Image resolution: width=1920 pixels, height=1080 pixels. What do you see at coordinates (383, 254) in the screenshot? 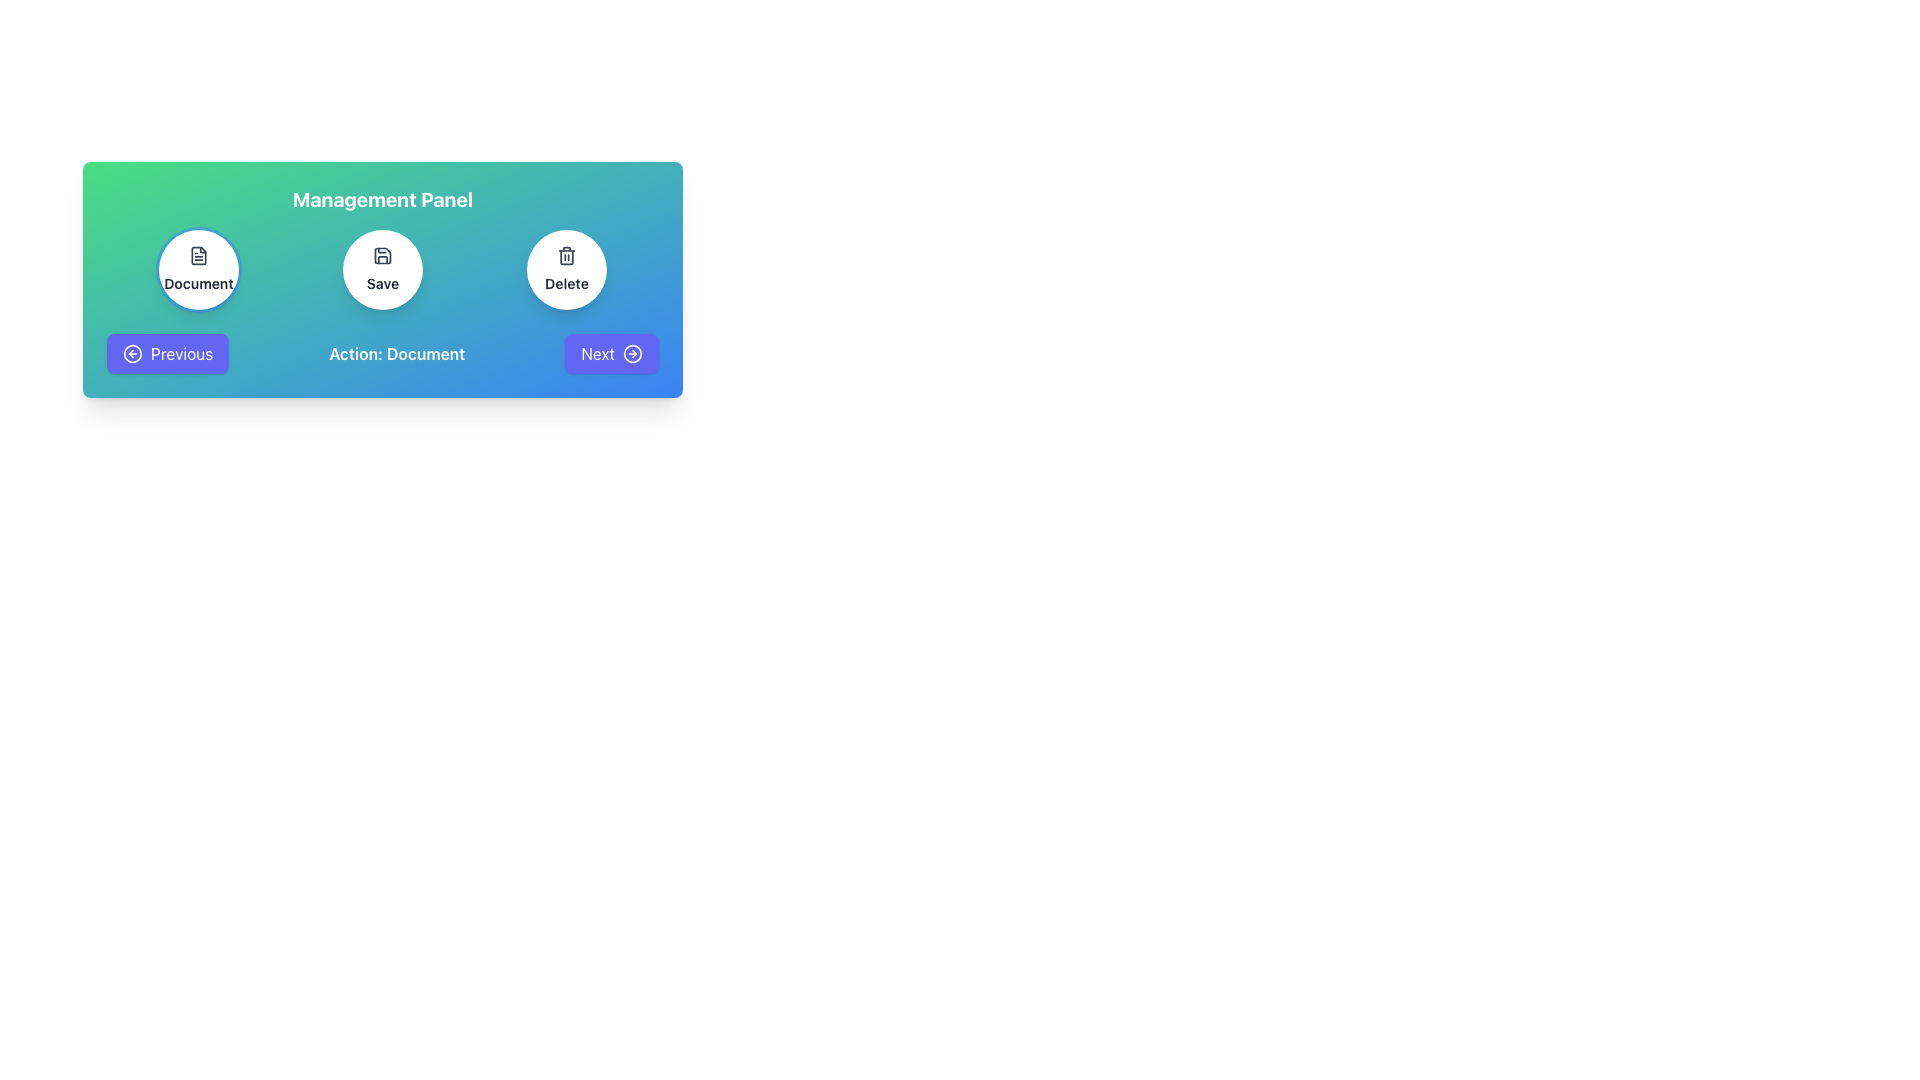
I see `the visual representation of the 'Save' button icon located centrally in the Management Panel, which is between the 'Document' and 'Delete' buttons` at bounding box center [383, 254].